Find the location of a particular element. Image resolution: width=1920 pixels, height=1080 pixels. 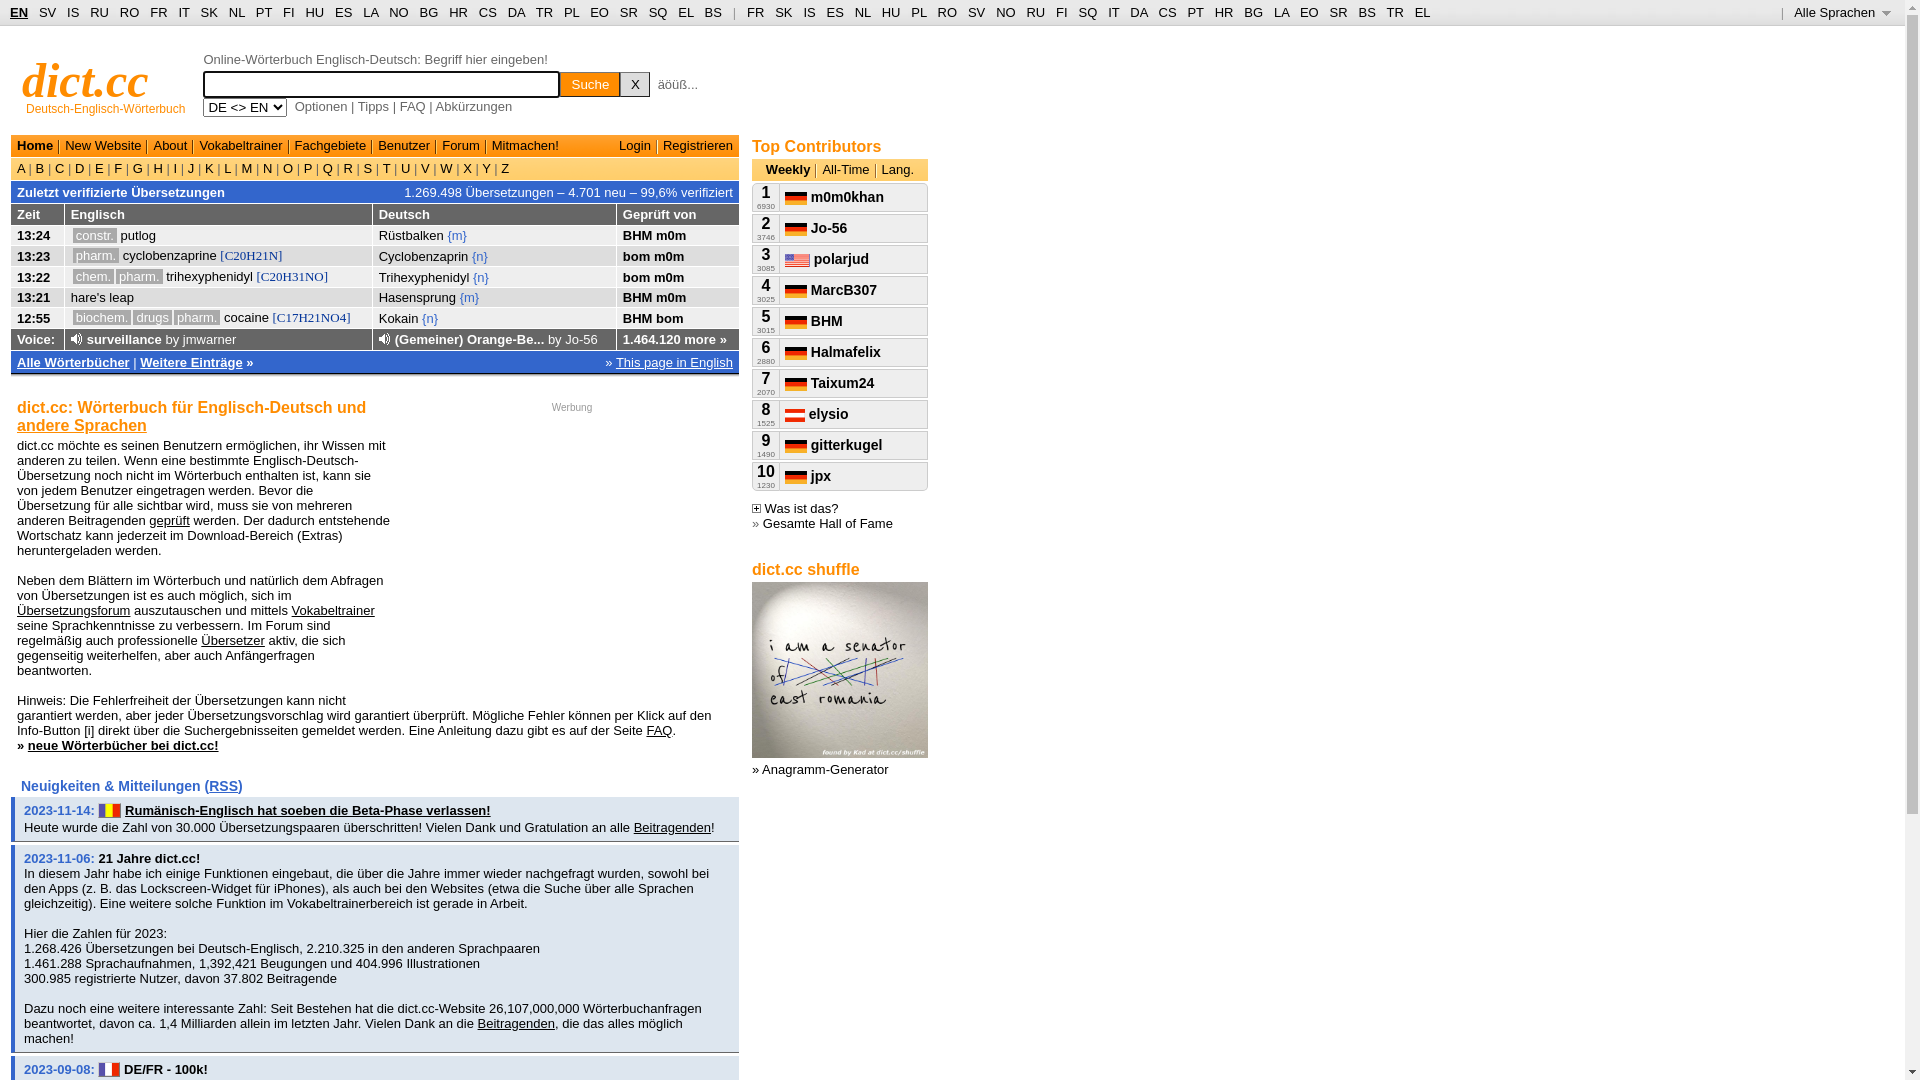

'J' is located at coordinates (191, 167).